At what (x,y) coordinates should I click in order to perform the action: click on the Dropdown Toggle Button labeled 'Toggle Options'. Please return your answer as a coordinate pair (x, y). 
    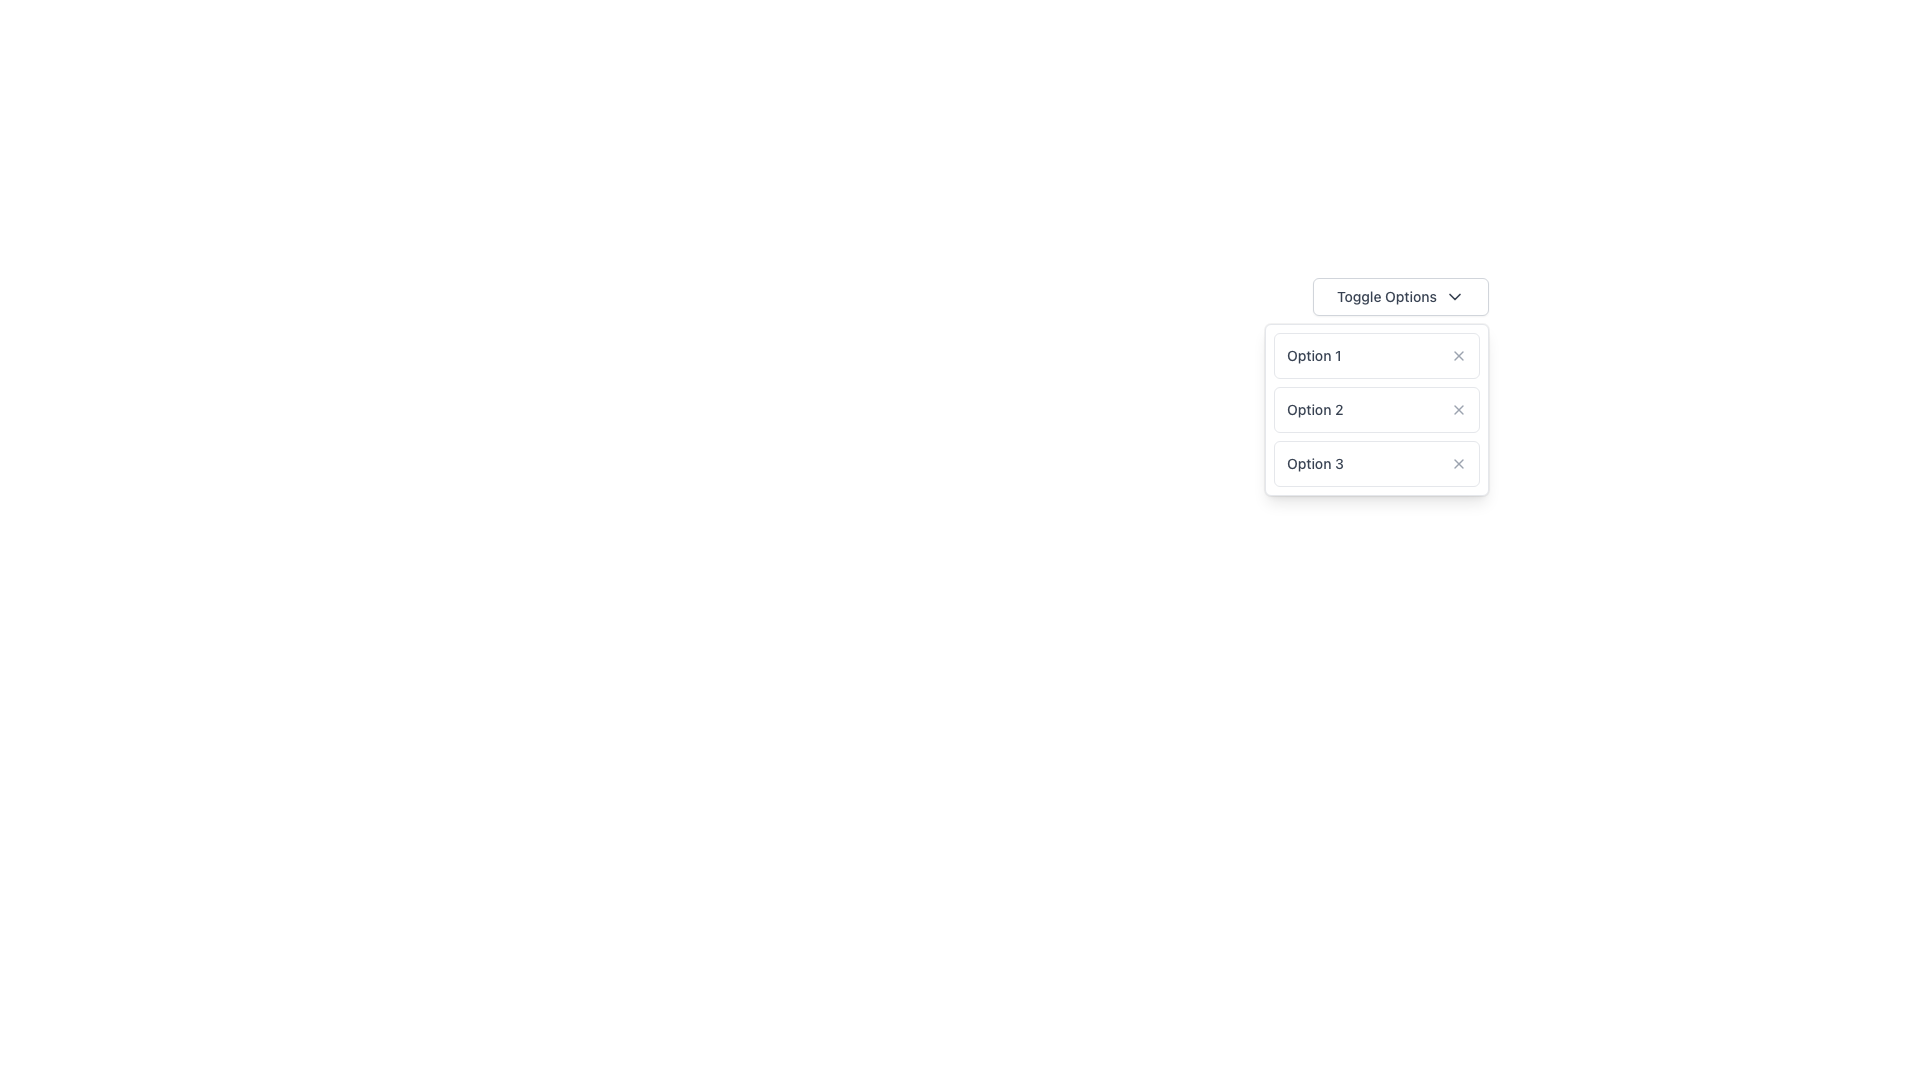
    Looking at the image, I should click on (1400, 297).